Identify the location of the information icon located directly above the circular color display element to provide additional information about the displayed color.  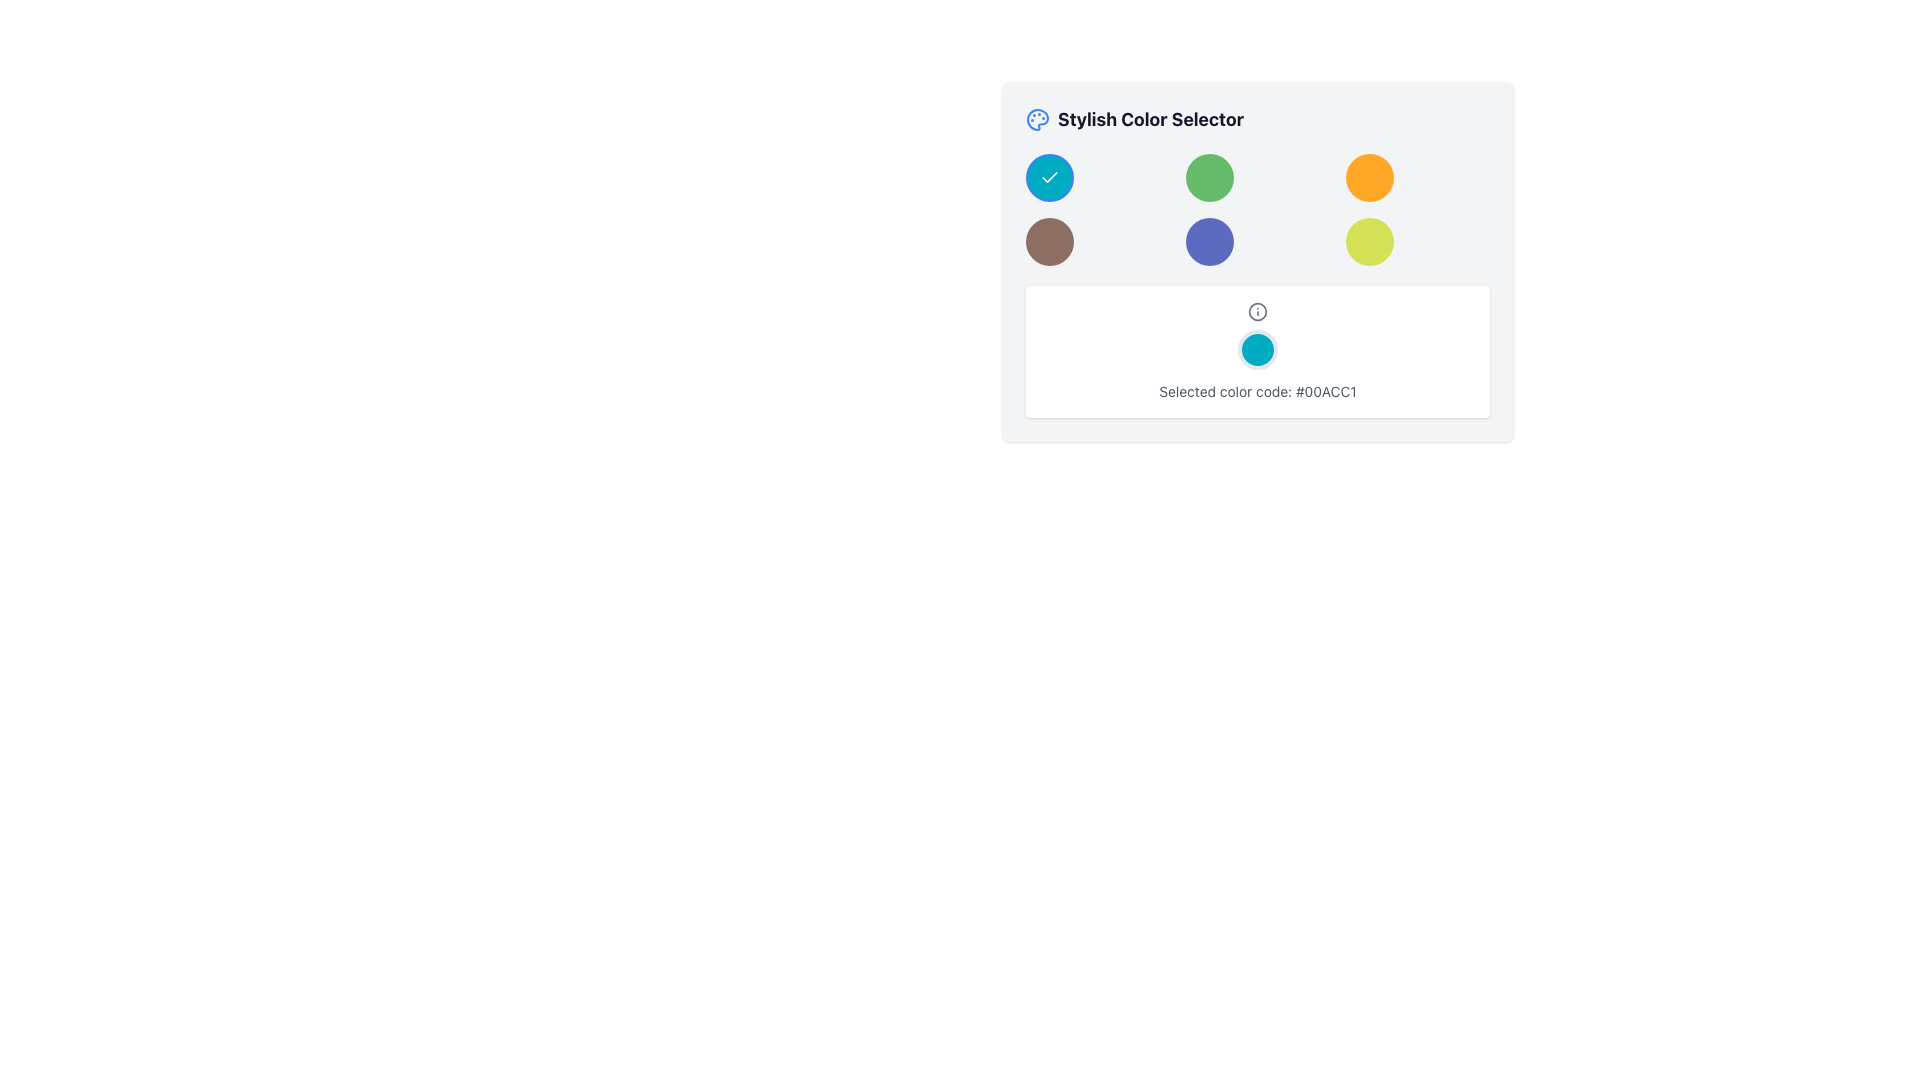
(1256, 312).